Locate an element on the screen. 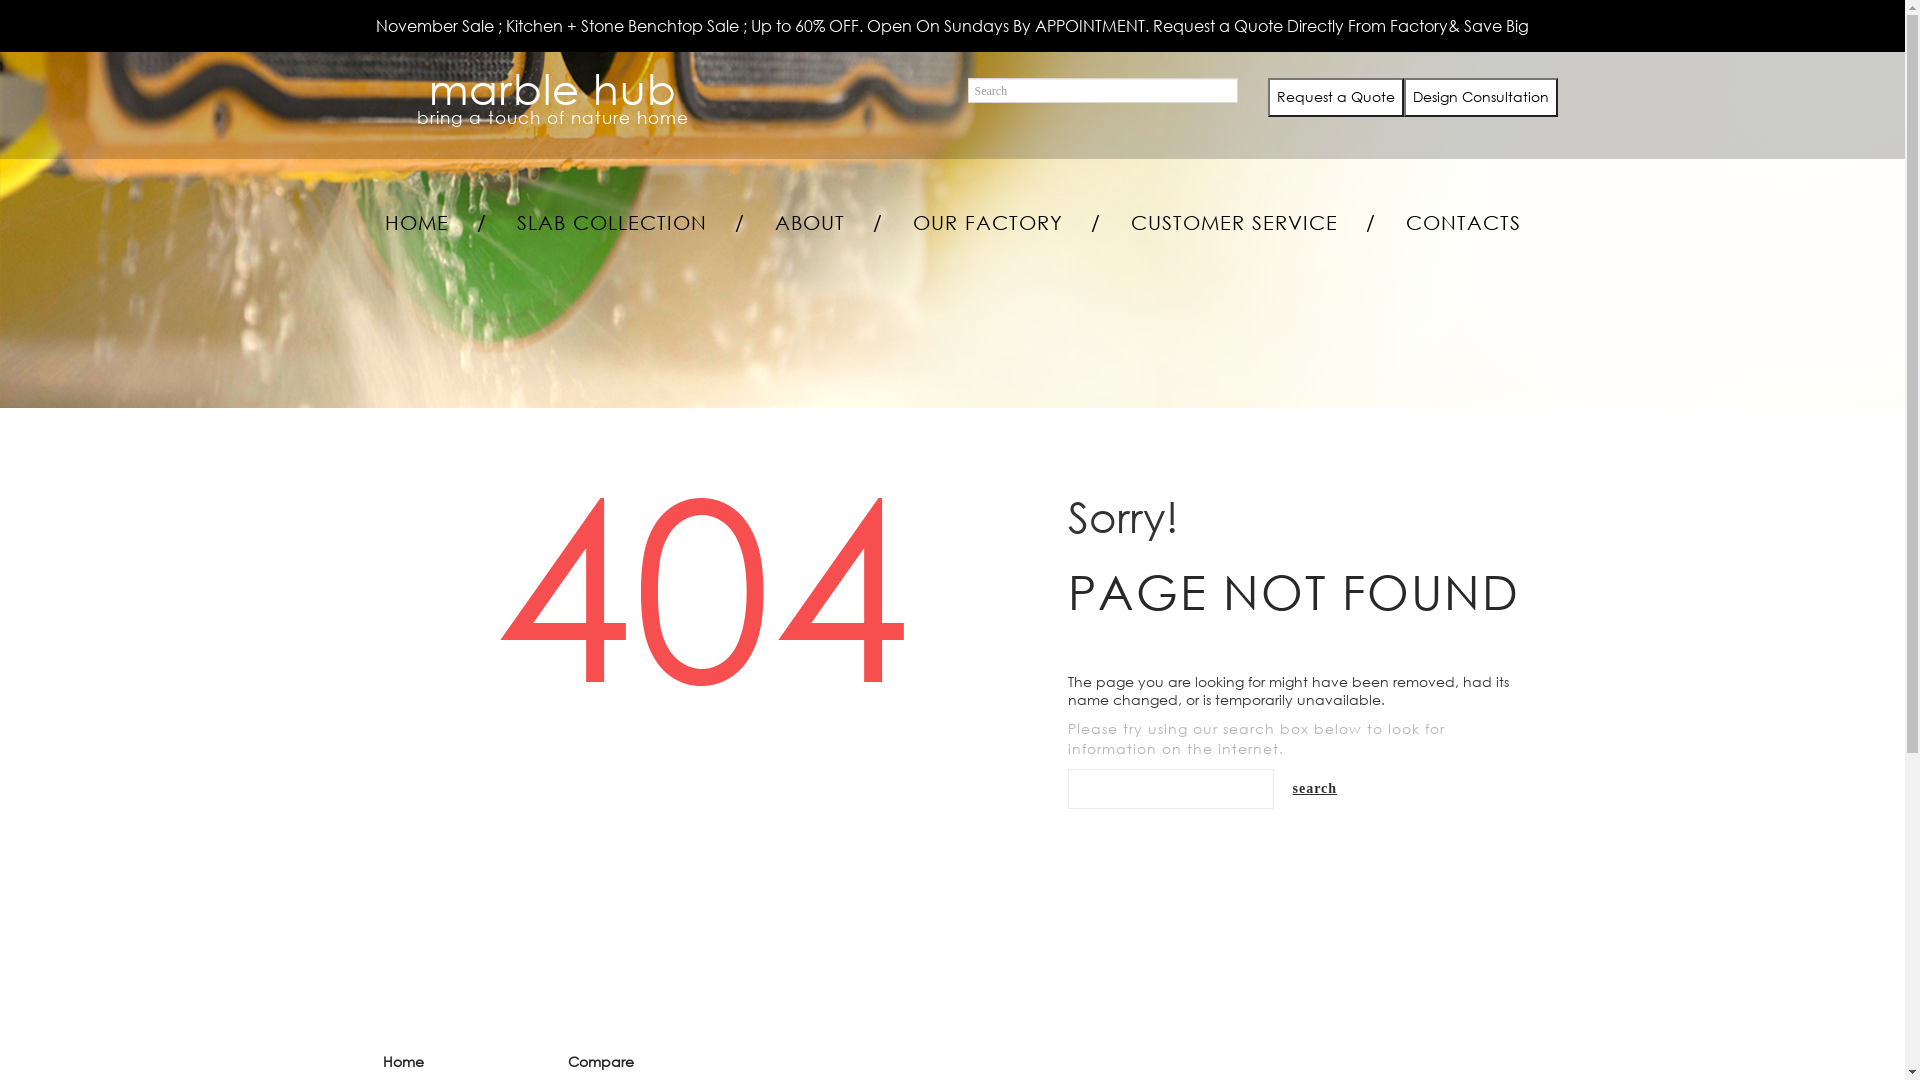 The width and height of the screenshot is (1920, 1080). 'OUR FACTORY' is located at coordinates (987, 223).